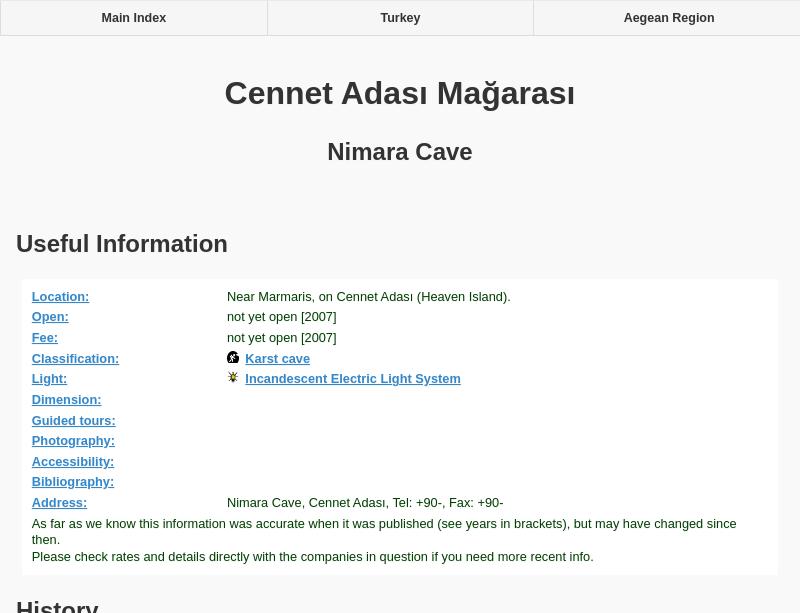 This screenshot has height=613, width=800. Describe the element at coordinates (668, 16) in the screenshot. I see `'Aegean Region'` at that location.